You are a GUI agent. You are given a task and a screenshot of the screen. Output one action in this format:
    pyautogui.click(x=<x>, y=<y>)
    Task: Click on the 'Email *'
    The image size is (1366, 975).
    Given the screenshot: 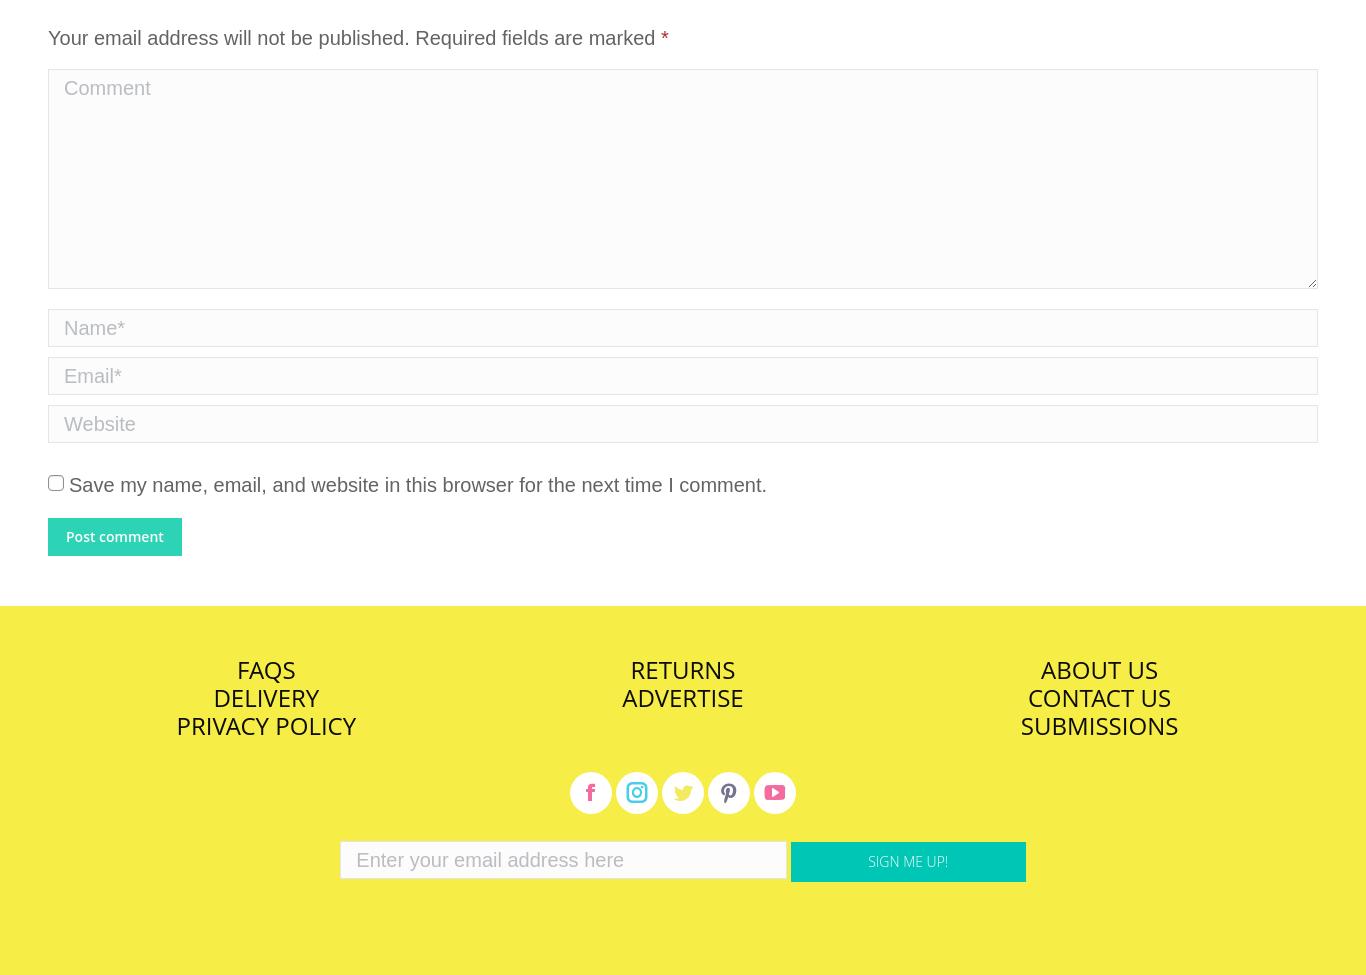 What is the action you would take?
    pyautogui.click(x=79, y=372)
    